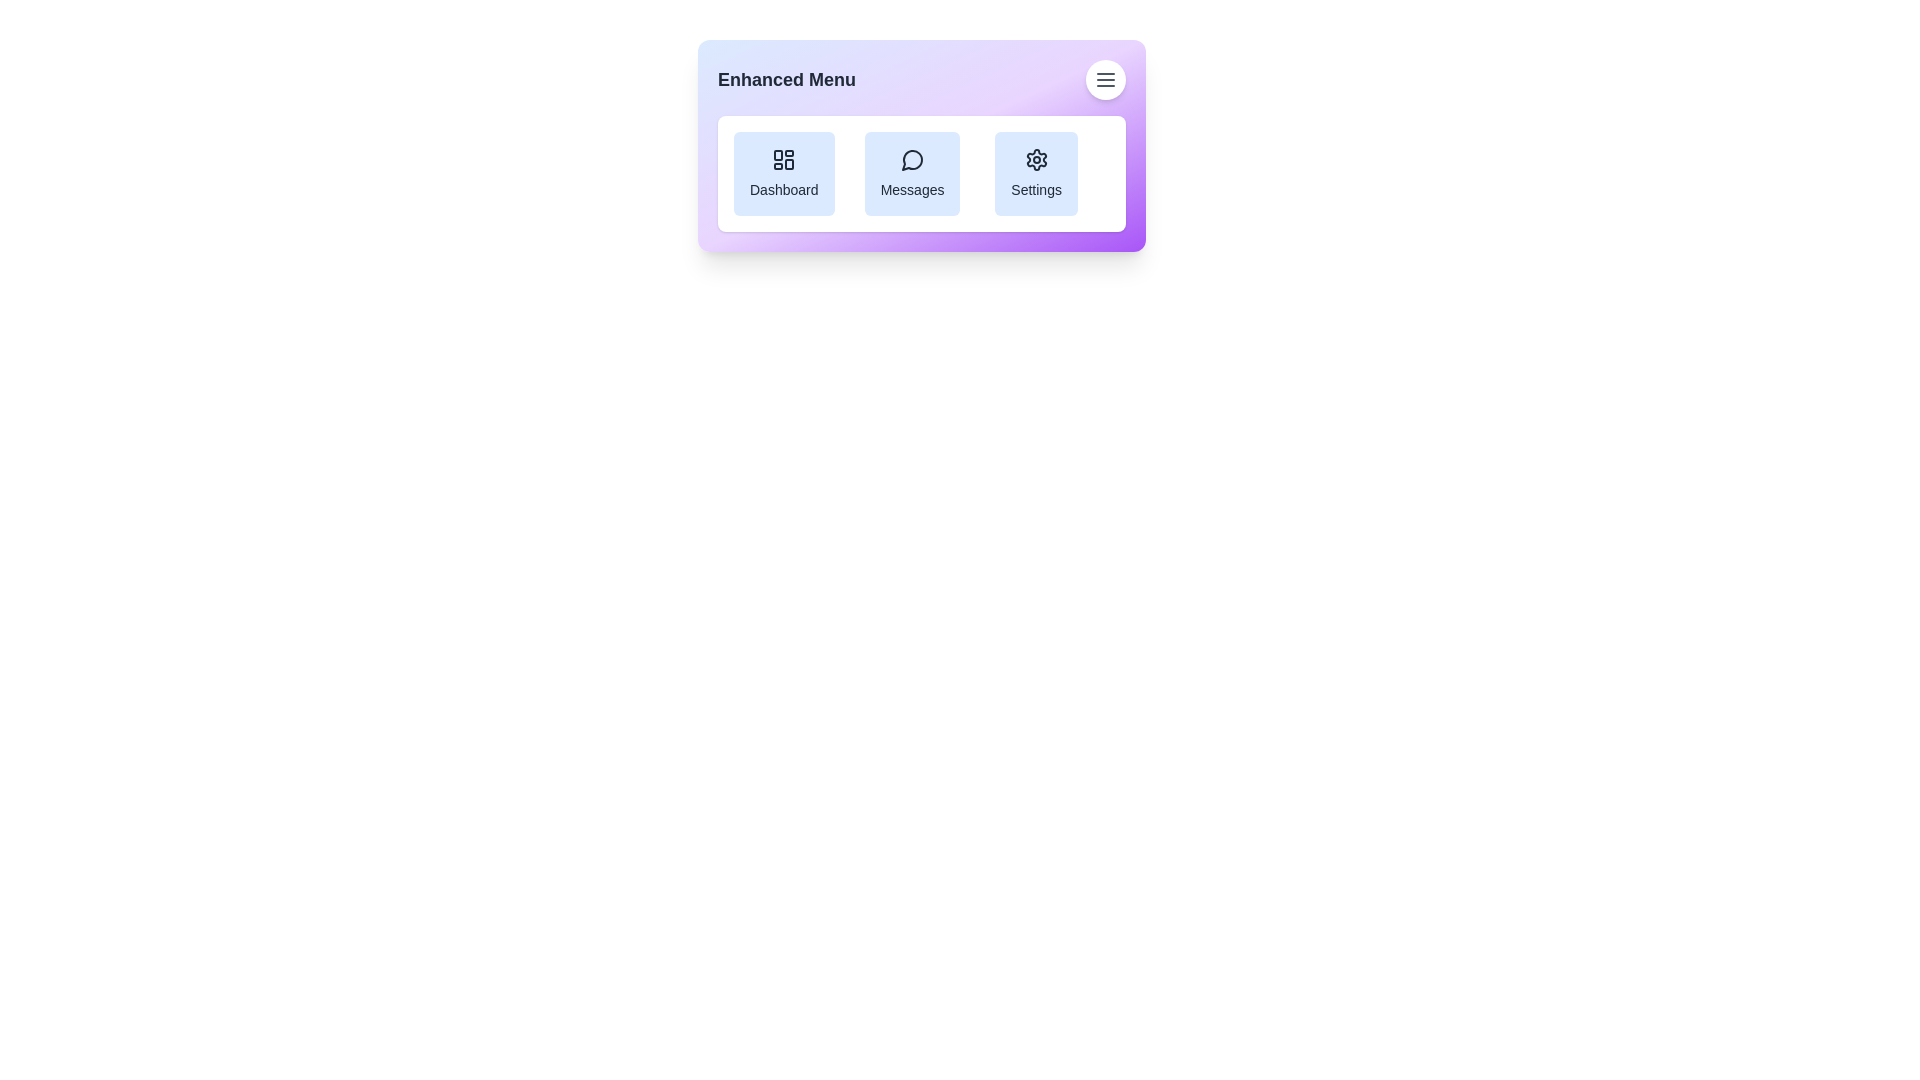 This screenshot has height=1080, width=1920. I want to click on the 'Dashboard' button, so click(783, 172).